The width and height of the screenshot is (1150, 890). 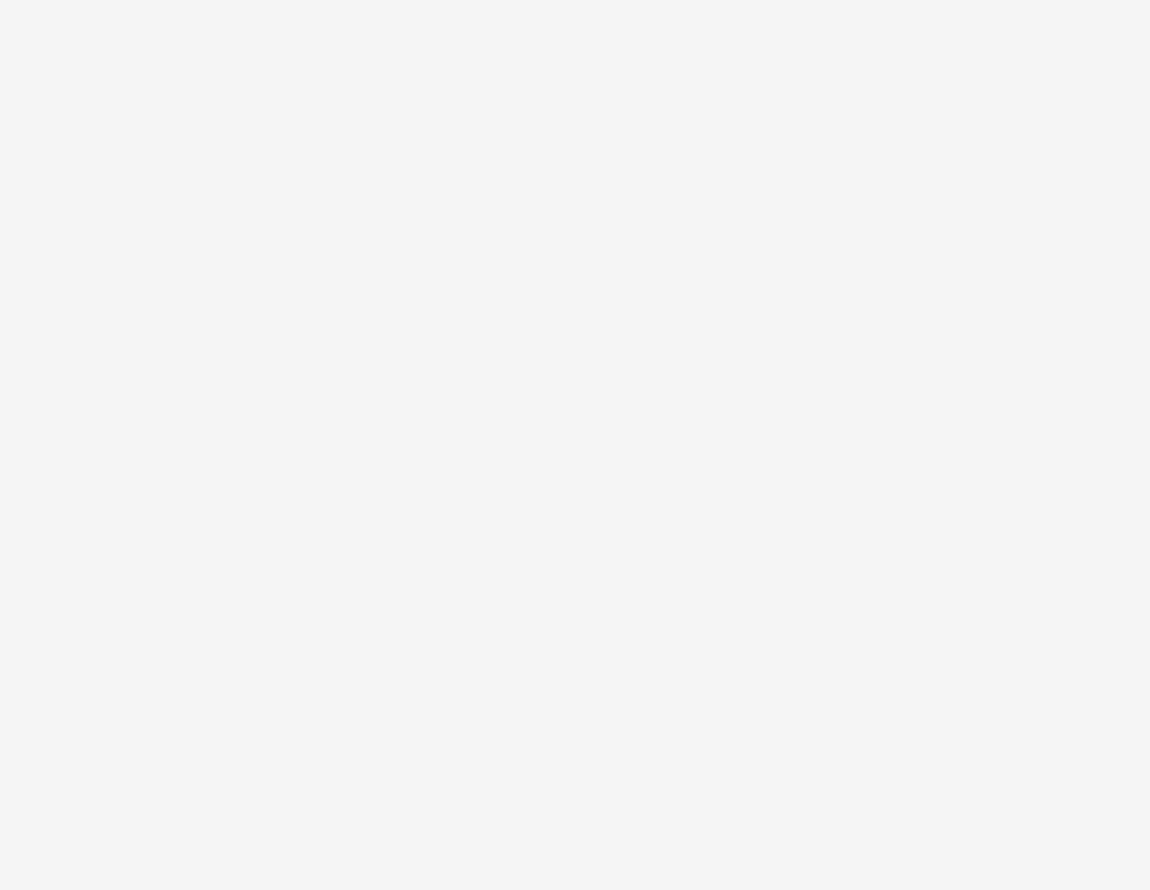 What do you see at coordinates (186, 131) in the screenshot?
I see `'www.sedar.com'` at bounding box center [186, 131].